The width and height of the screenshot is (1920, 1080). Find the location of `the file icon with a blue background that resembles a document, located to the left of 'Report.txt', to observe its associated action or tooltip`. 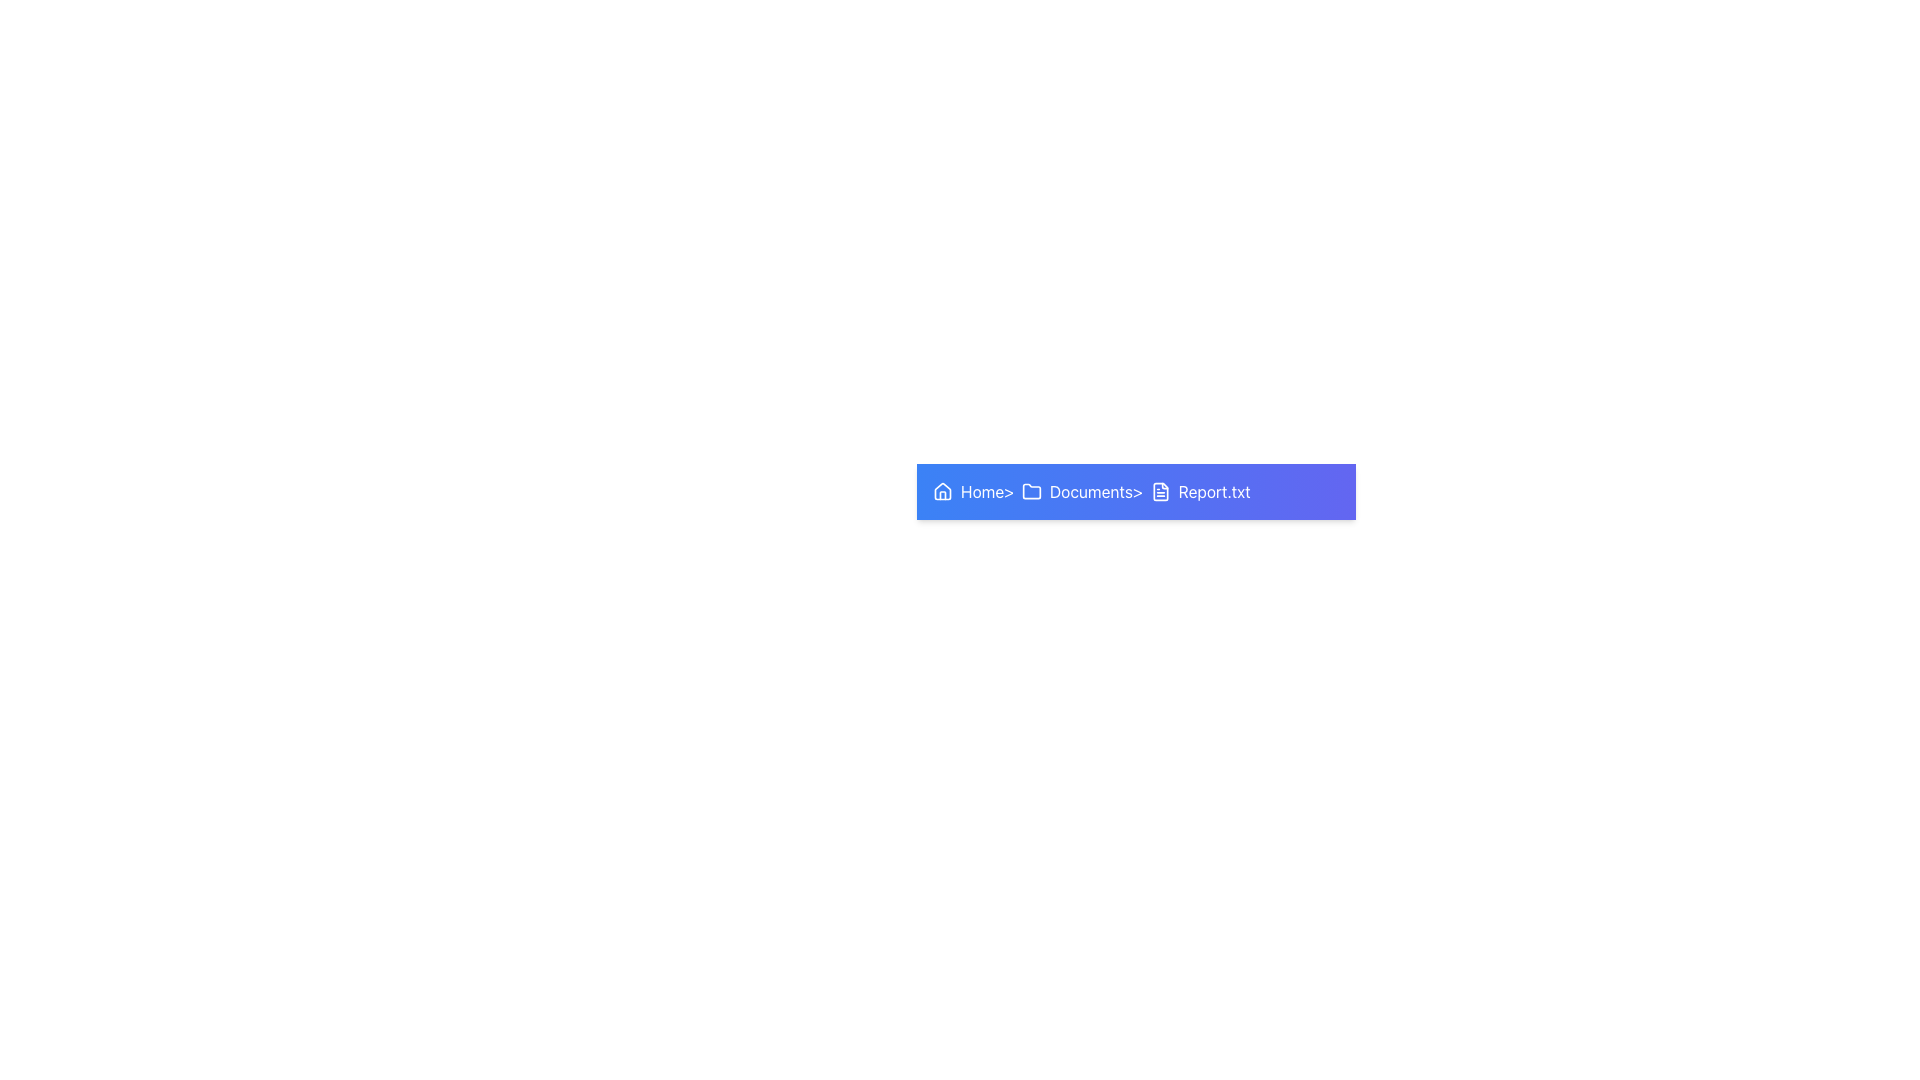

the file icon with a blue background that resembles a document, located to the left of 'Report.txt', to observe its associated action or tooltip is located at coordinates (1160, 492).